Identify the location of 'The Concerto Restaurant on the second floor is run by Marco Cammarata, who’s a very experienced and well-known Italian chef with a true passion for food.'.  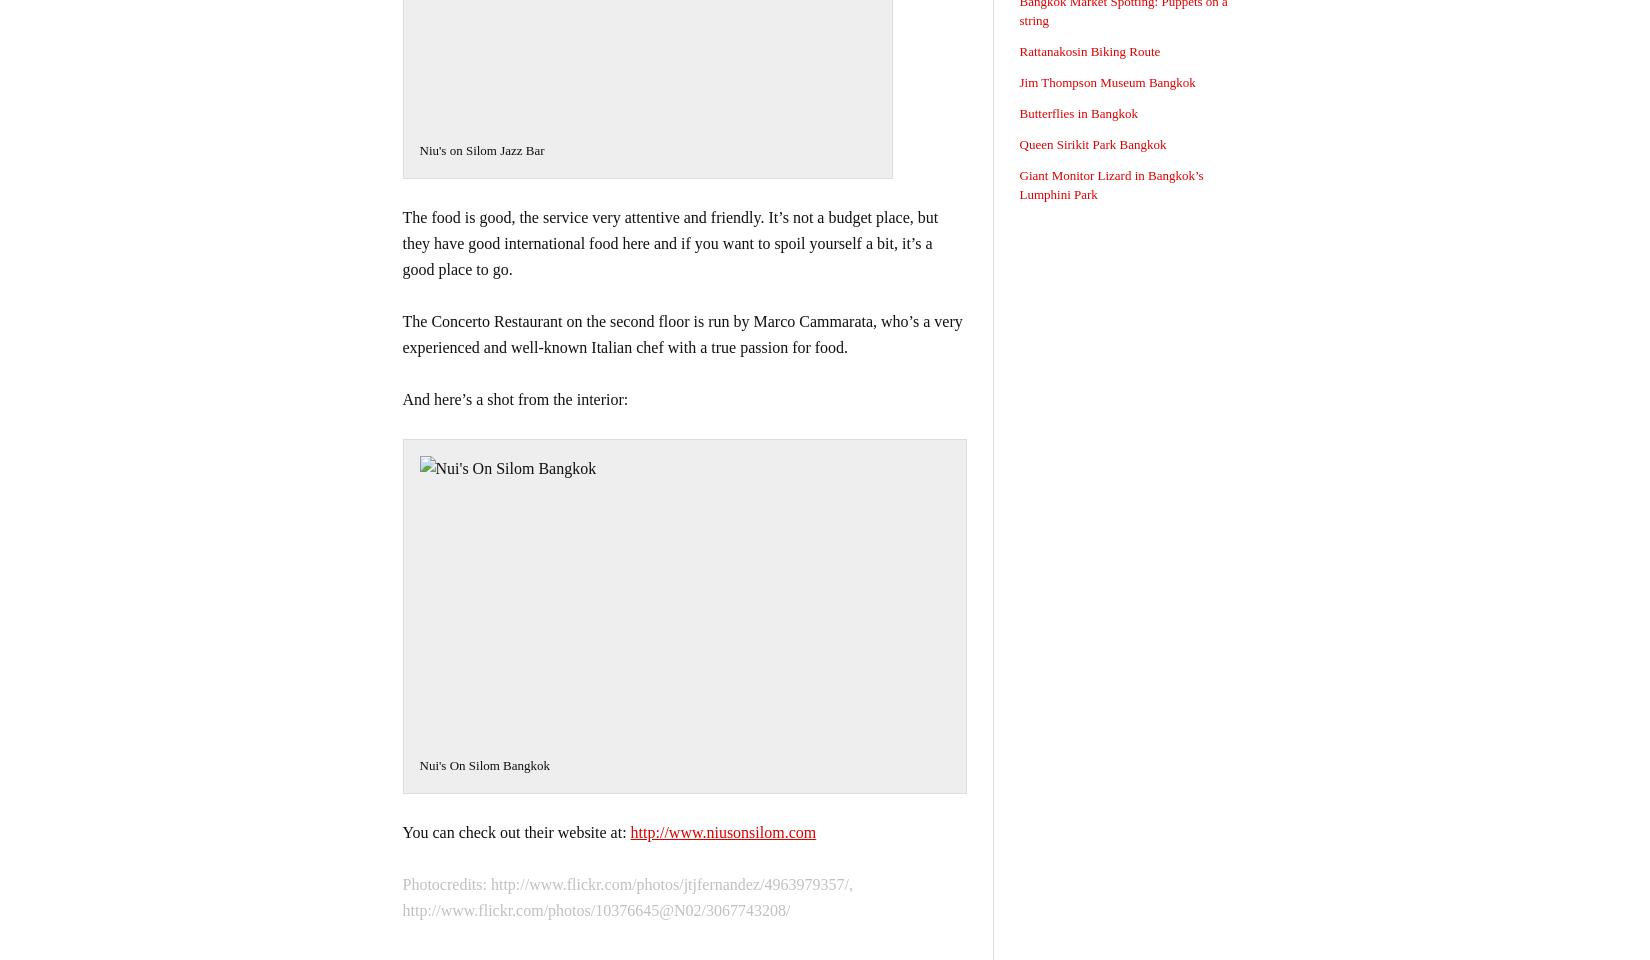
(680, 334).